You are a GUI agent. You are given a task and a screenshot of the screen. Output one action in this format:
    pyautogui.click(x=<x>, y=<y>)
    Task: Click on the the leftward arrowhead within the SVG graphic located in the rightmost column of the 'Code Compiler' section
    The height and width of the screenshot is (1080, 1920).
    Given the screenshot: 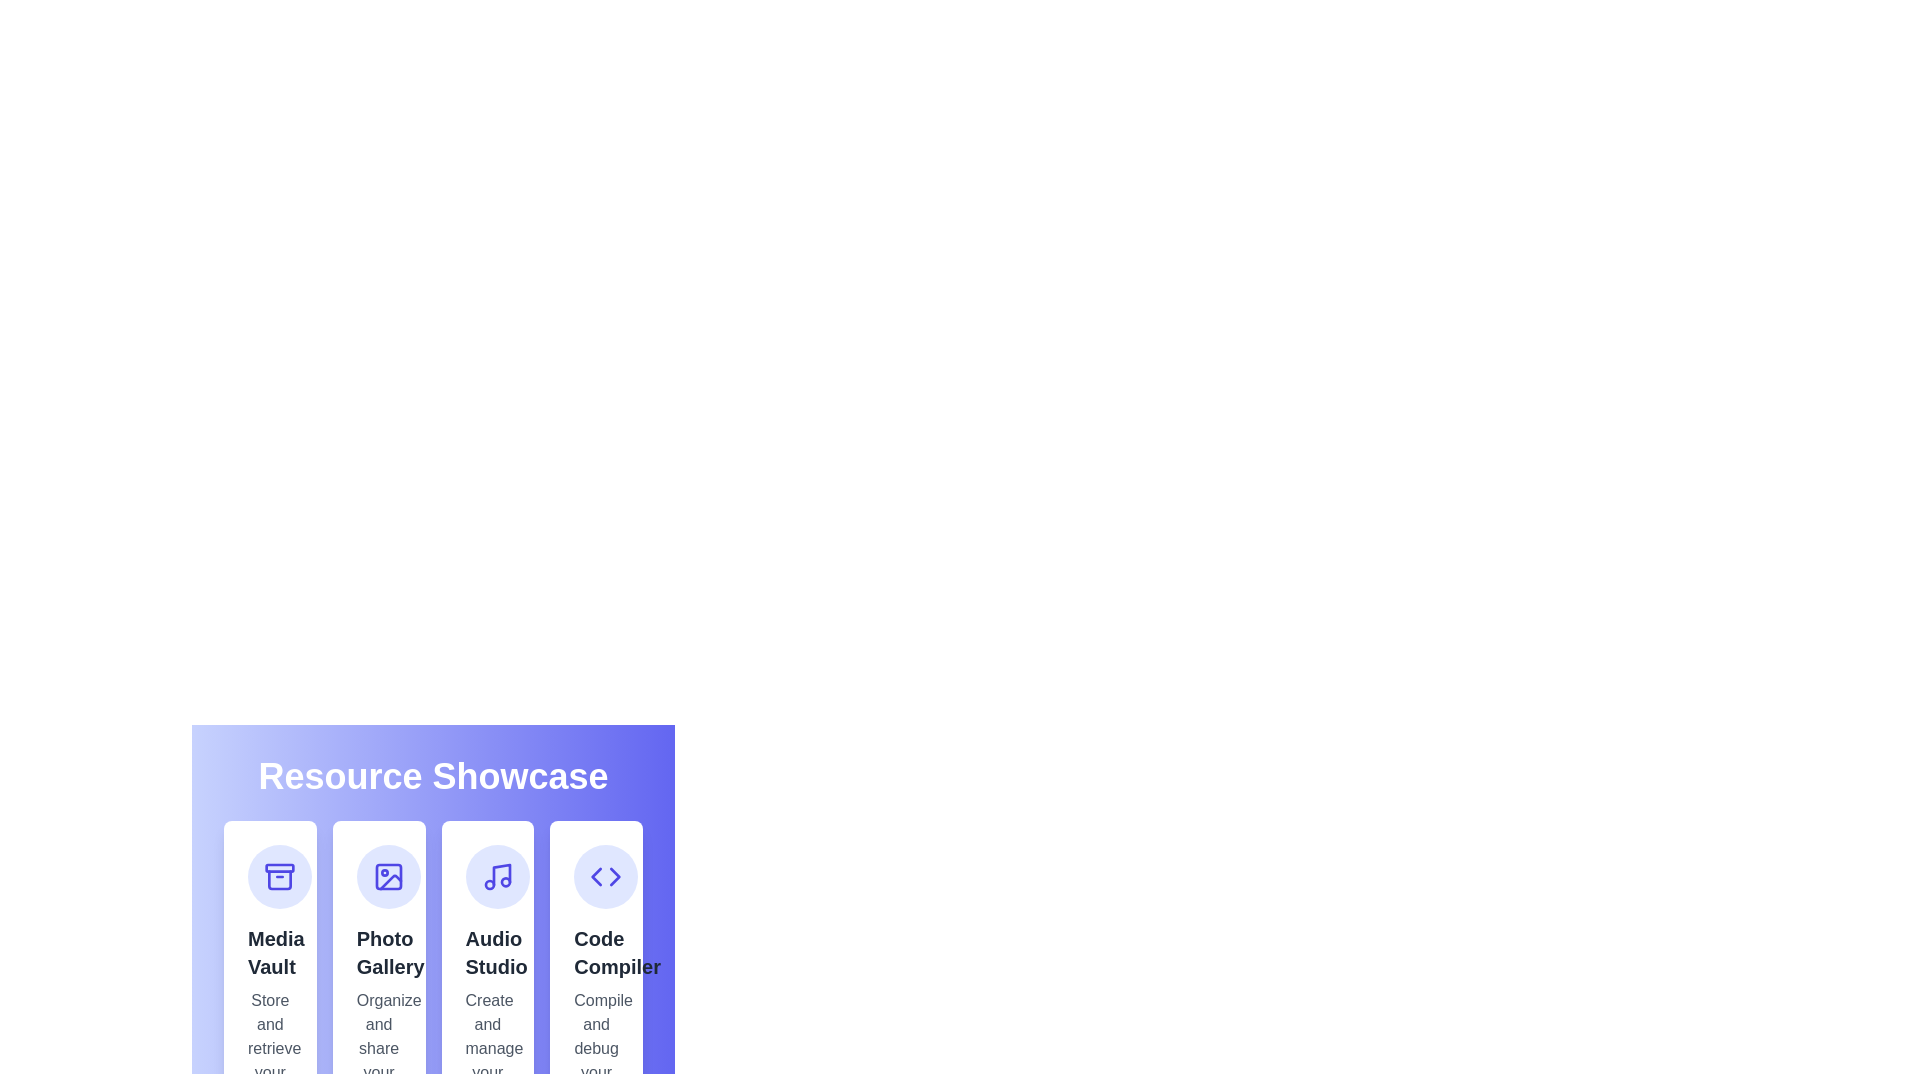 What is the action you would take?
    pyautogui.click(x=595, y=875)
    